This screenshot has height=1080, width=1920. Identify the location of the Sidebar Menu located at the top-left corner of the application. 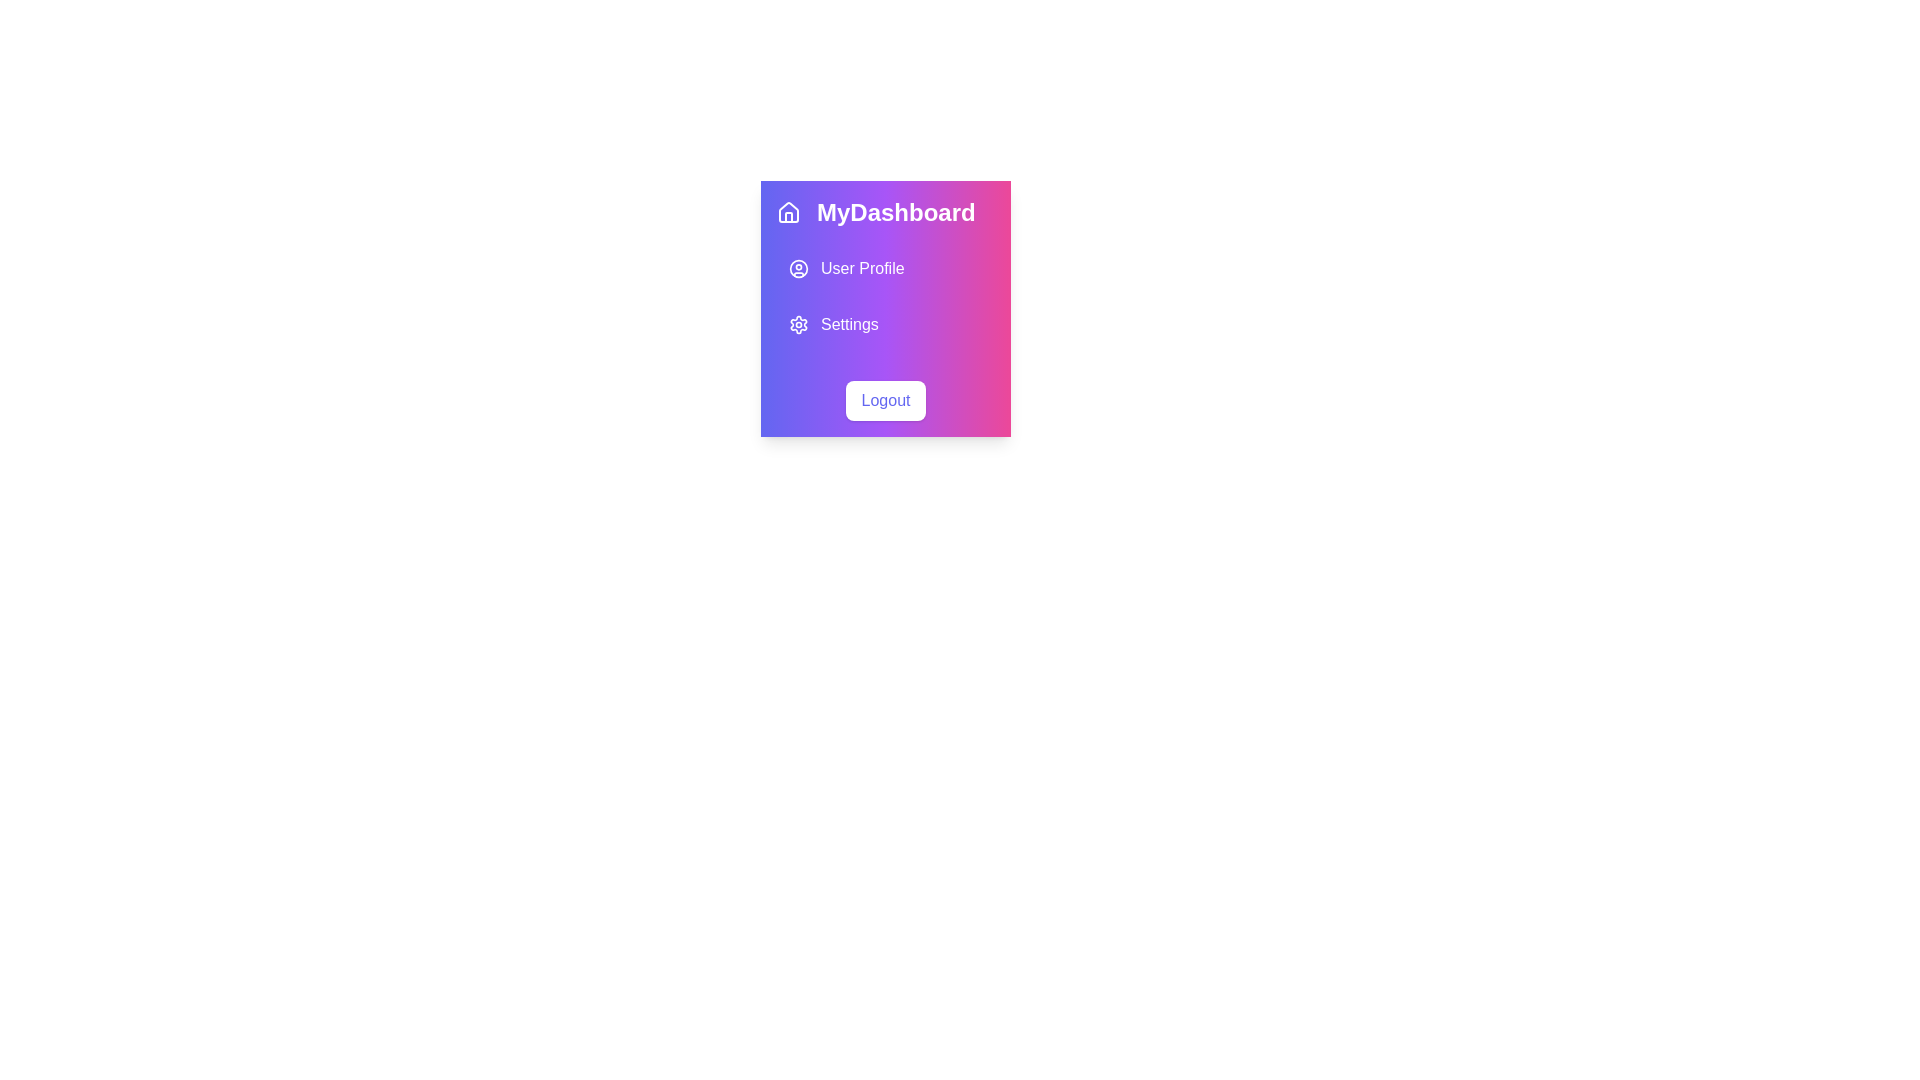
(885, 308).